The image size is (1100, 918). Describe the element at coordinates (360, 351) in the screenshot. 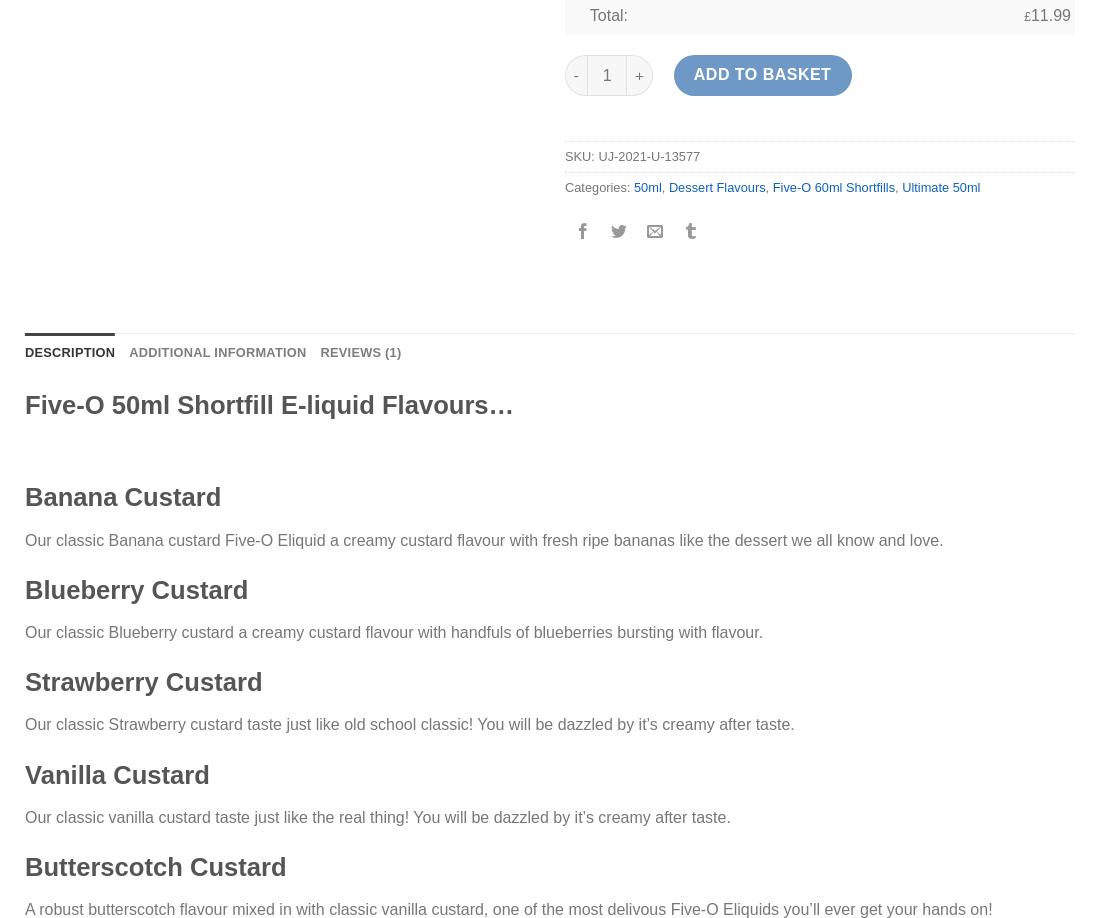

I see `'Reviews (1)'` at that location.